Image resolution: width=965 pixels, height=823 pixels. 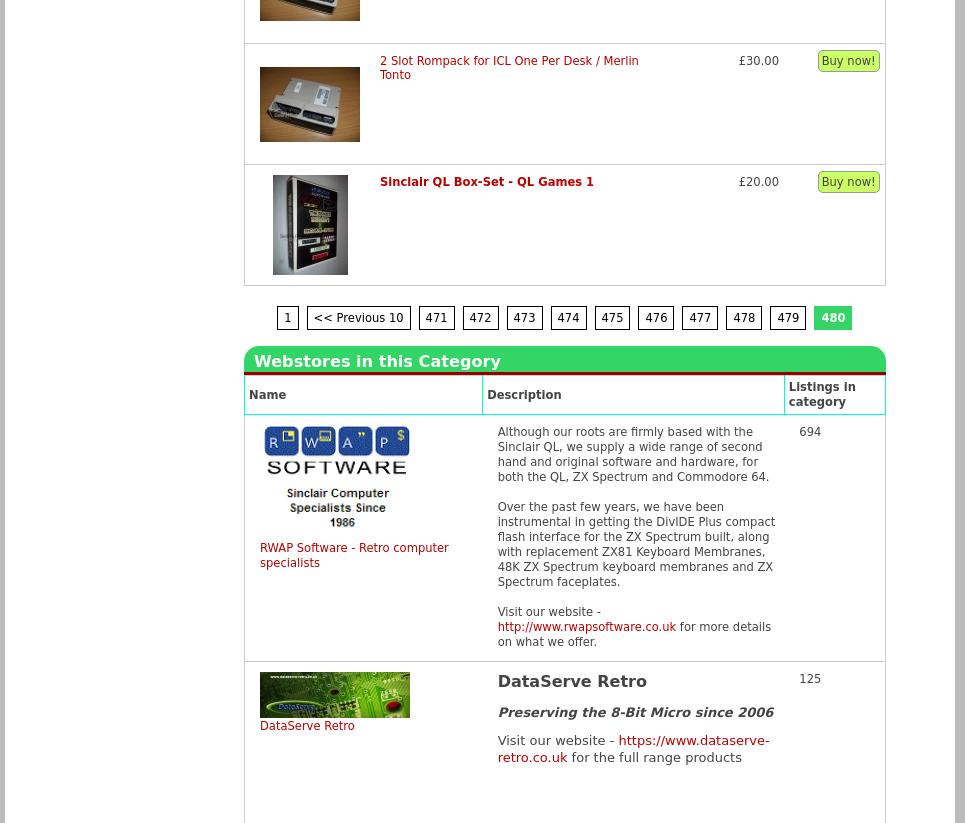 What do you see at coordinates (810, 431) in the screenshot?
I see `'694'` at bounding box center [810, 431].